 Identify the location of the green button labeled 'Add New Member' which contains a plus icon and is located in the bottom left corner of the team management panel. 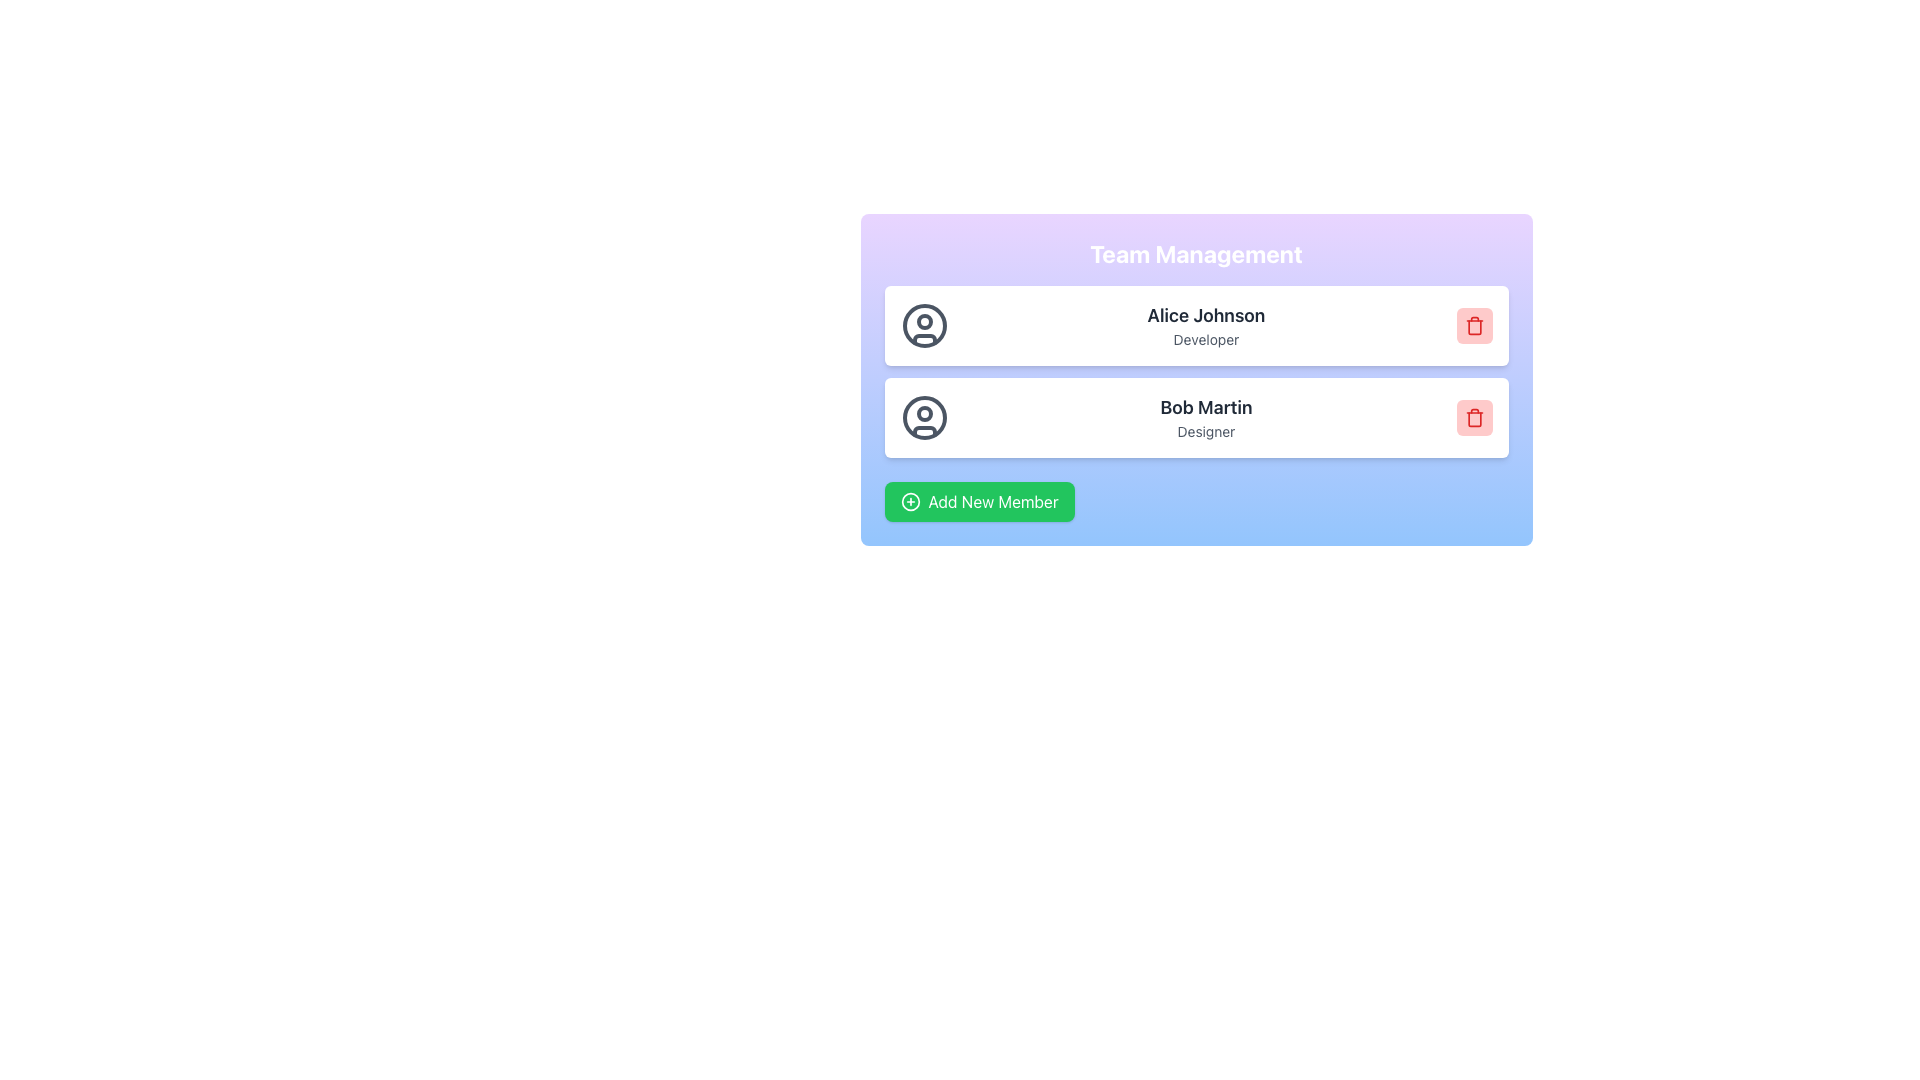
(909, 500).